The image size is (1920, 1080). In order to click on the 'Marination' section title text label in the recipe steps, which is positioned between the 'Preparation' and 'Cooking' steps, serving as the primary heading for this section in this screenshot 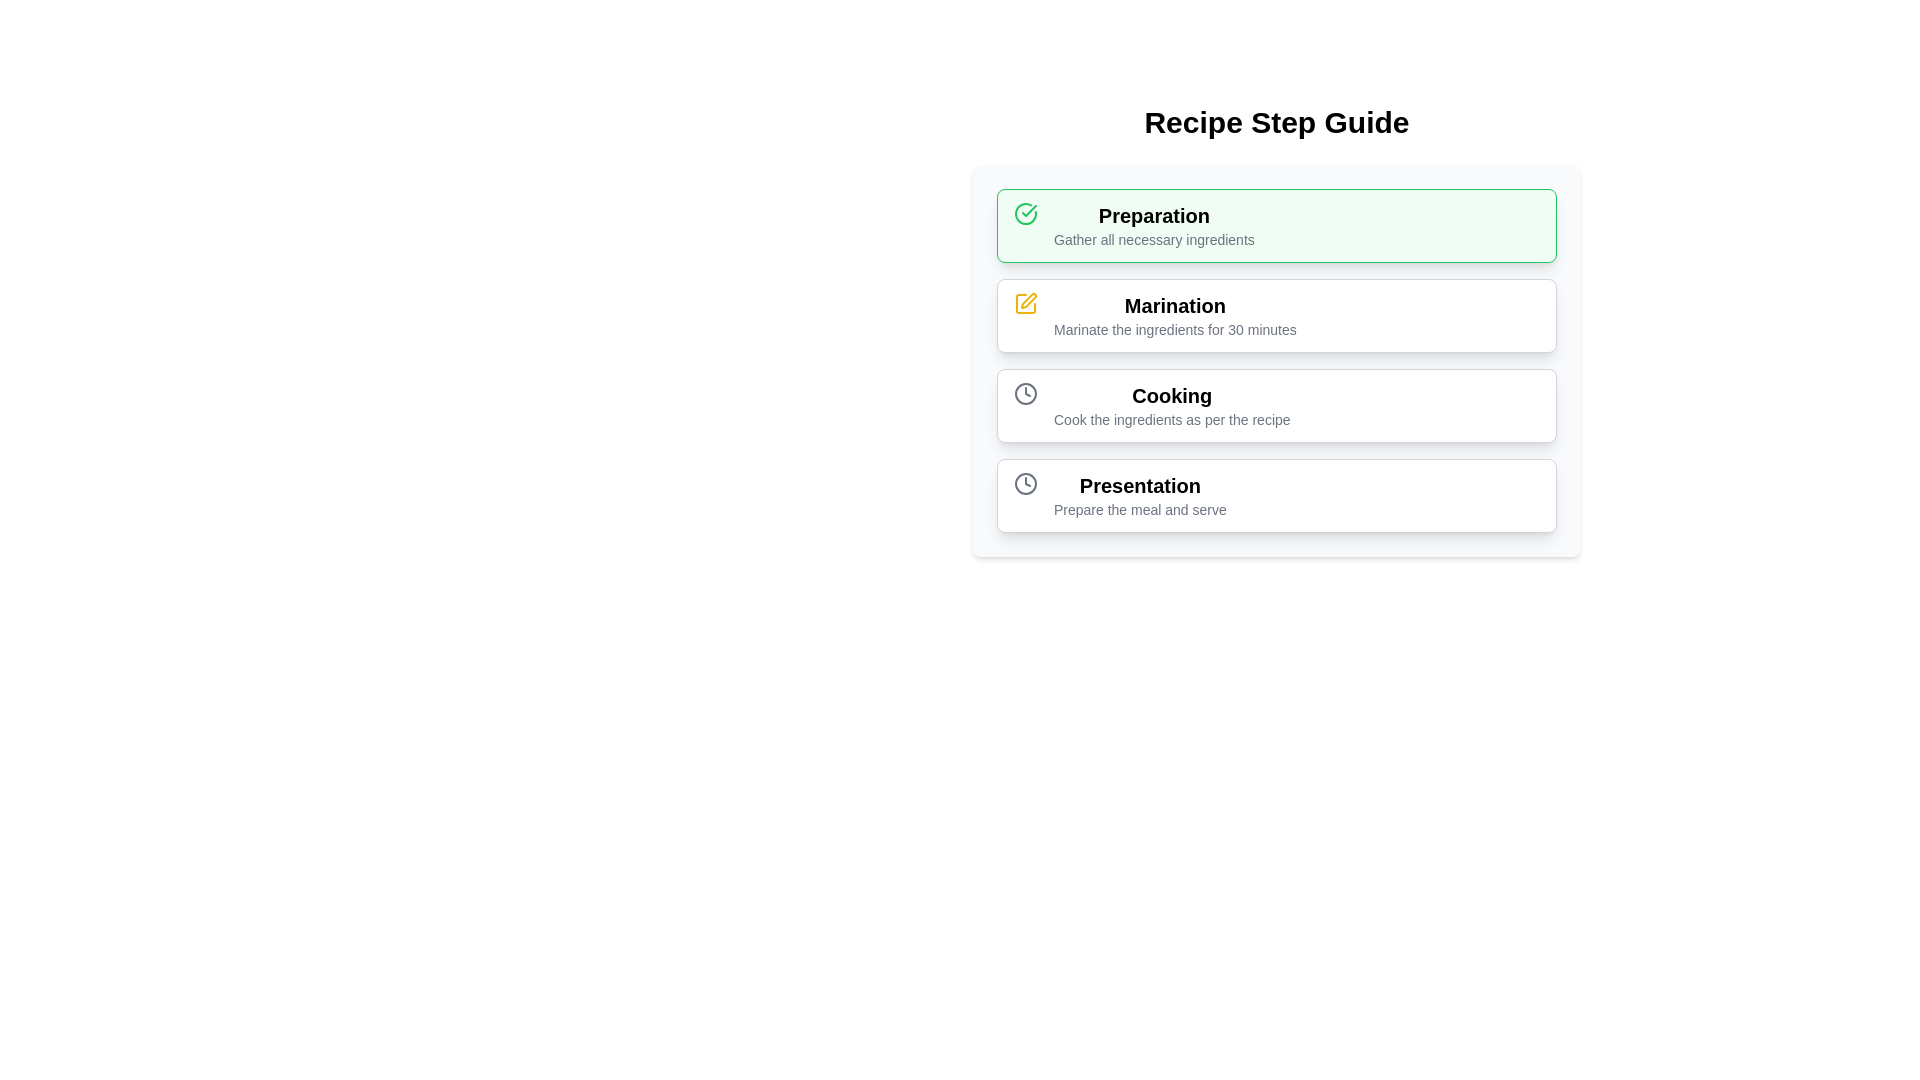, I will do `click(1175, 305)`.